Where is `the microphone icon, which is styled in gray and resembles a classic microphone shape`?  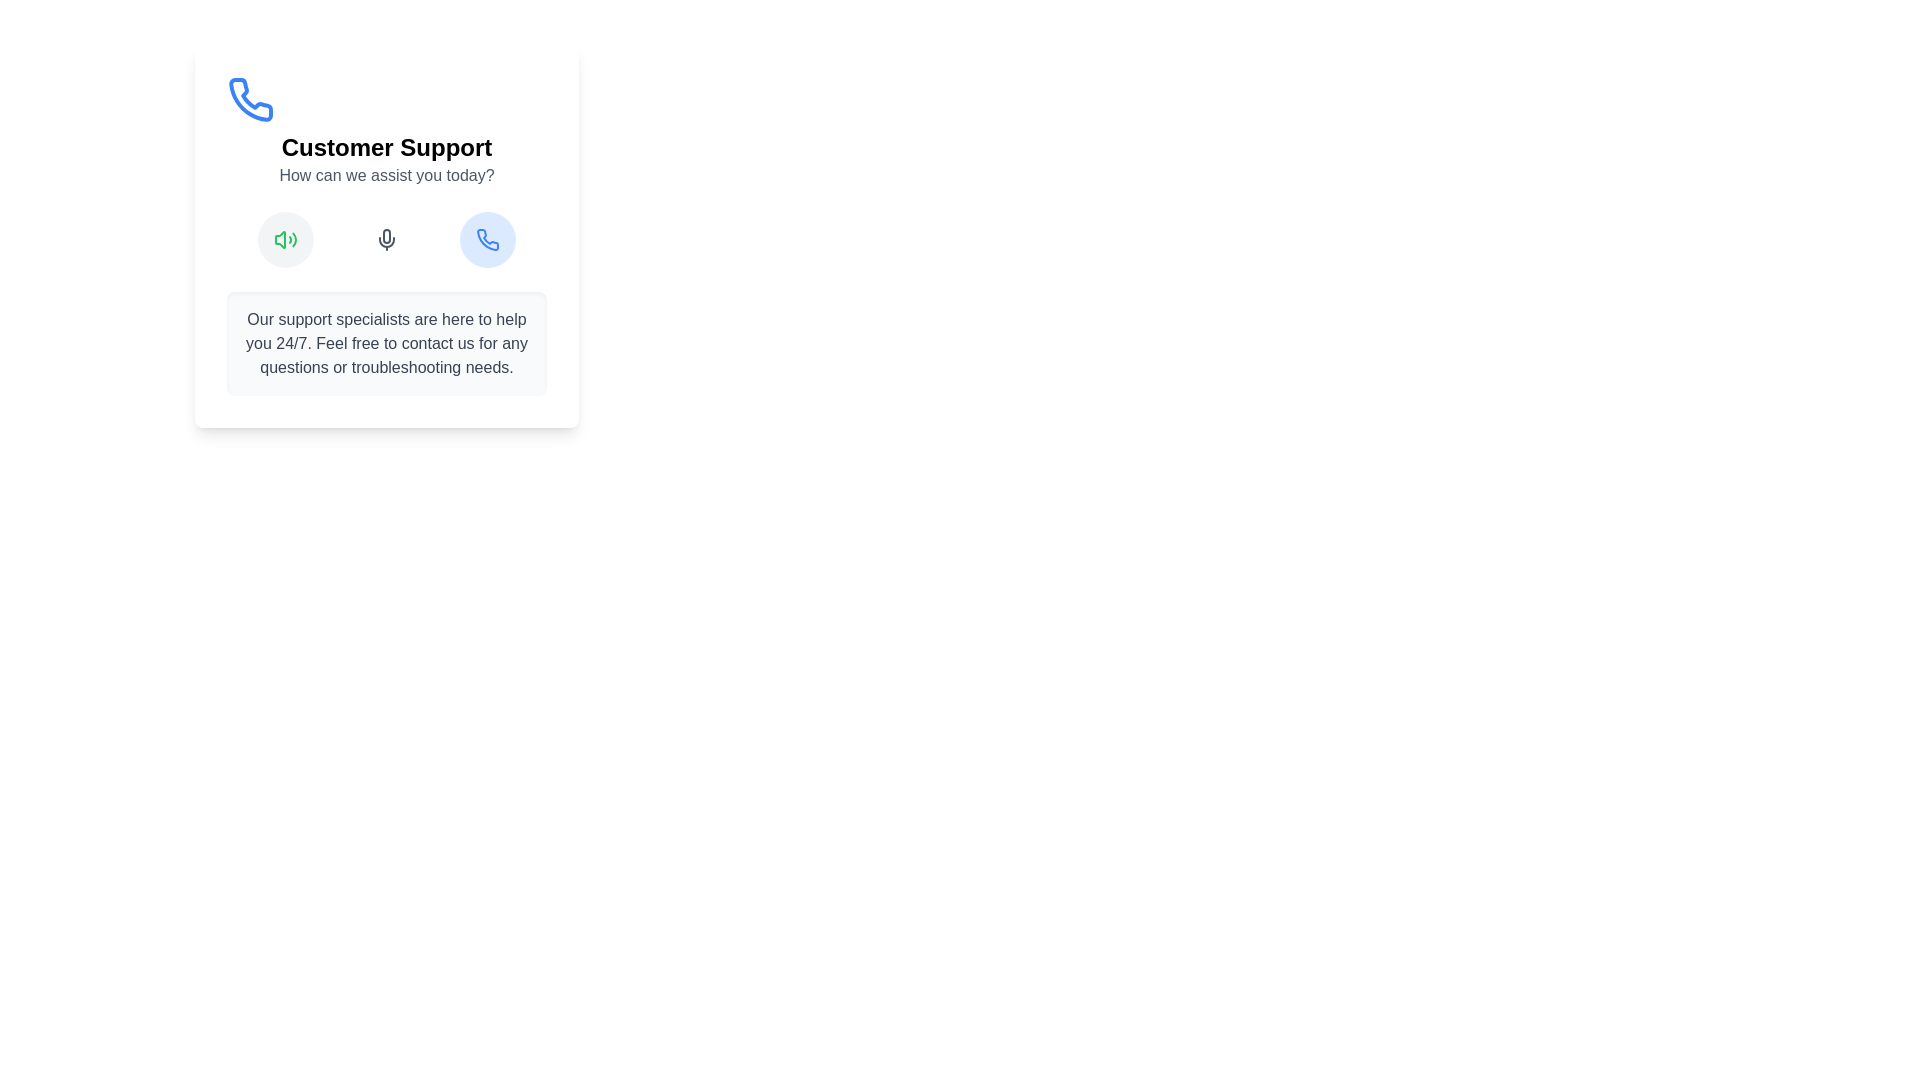 the microphone icon, which is styled in gray and resembles a classic microphone shape is located at coordinates (387, 238).